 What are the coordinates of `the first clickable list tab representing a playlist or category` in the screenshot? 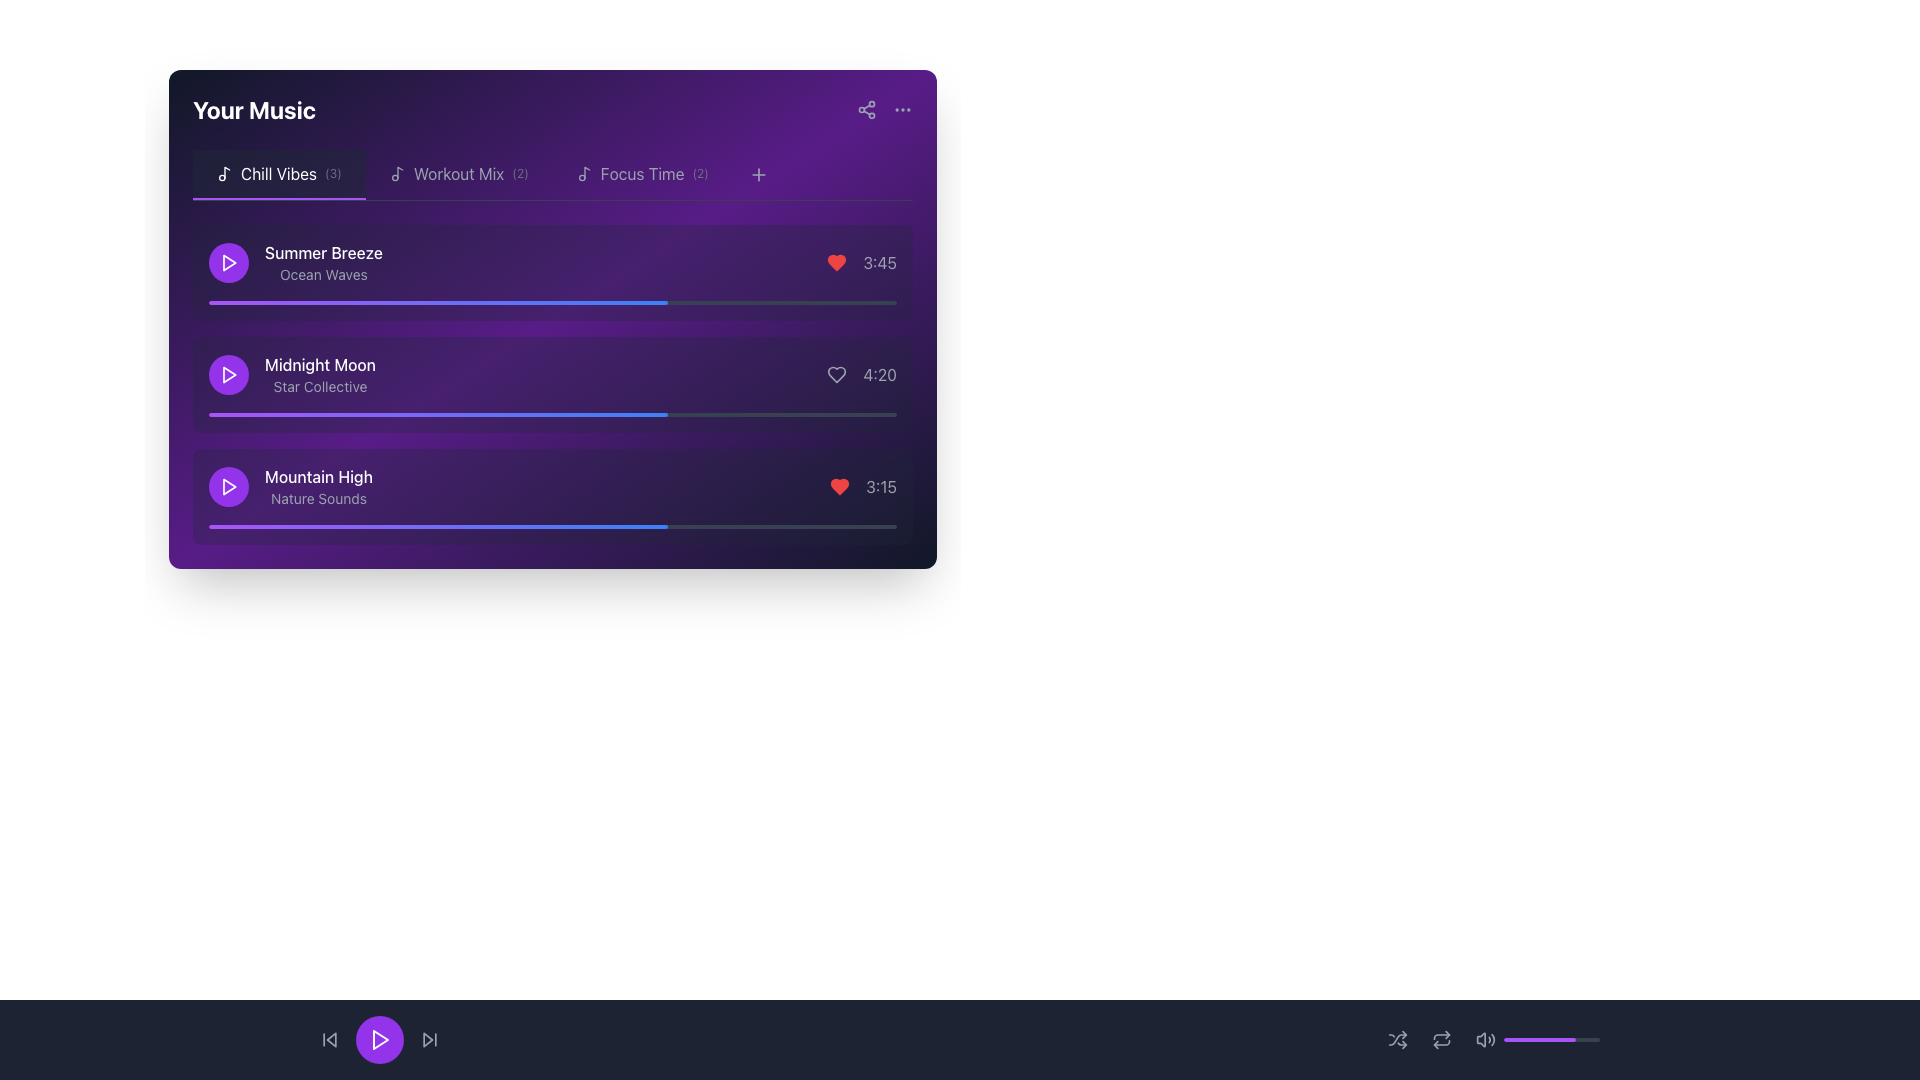 It's located at (278, 173).